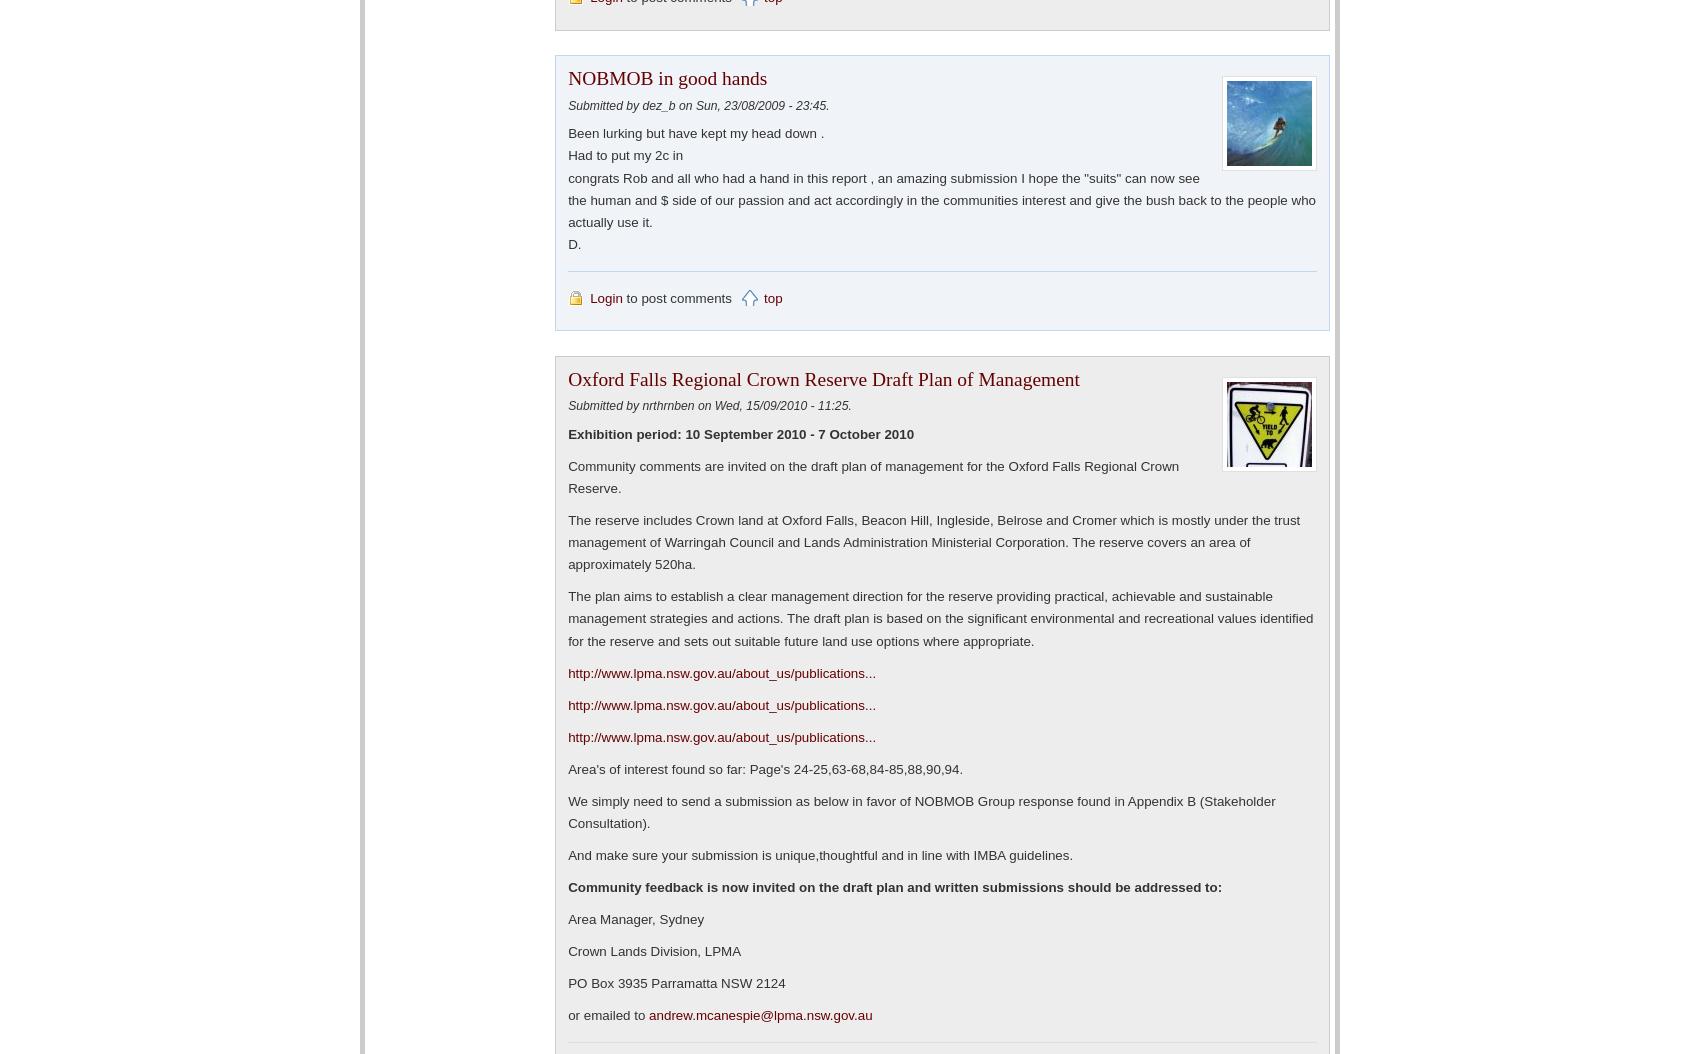 The width and height of the screenshot is (1700, 1054). What do you see at coordinates (667, 77) in the screenshot?
I see `'NOBMOB in good hands'` at bounding box center [667, 77].